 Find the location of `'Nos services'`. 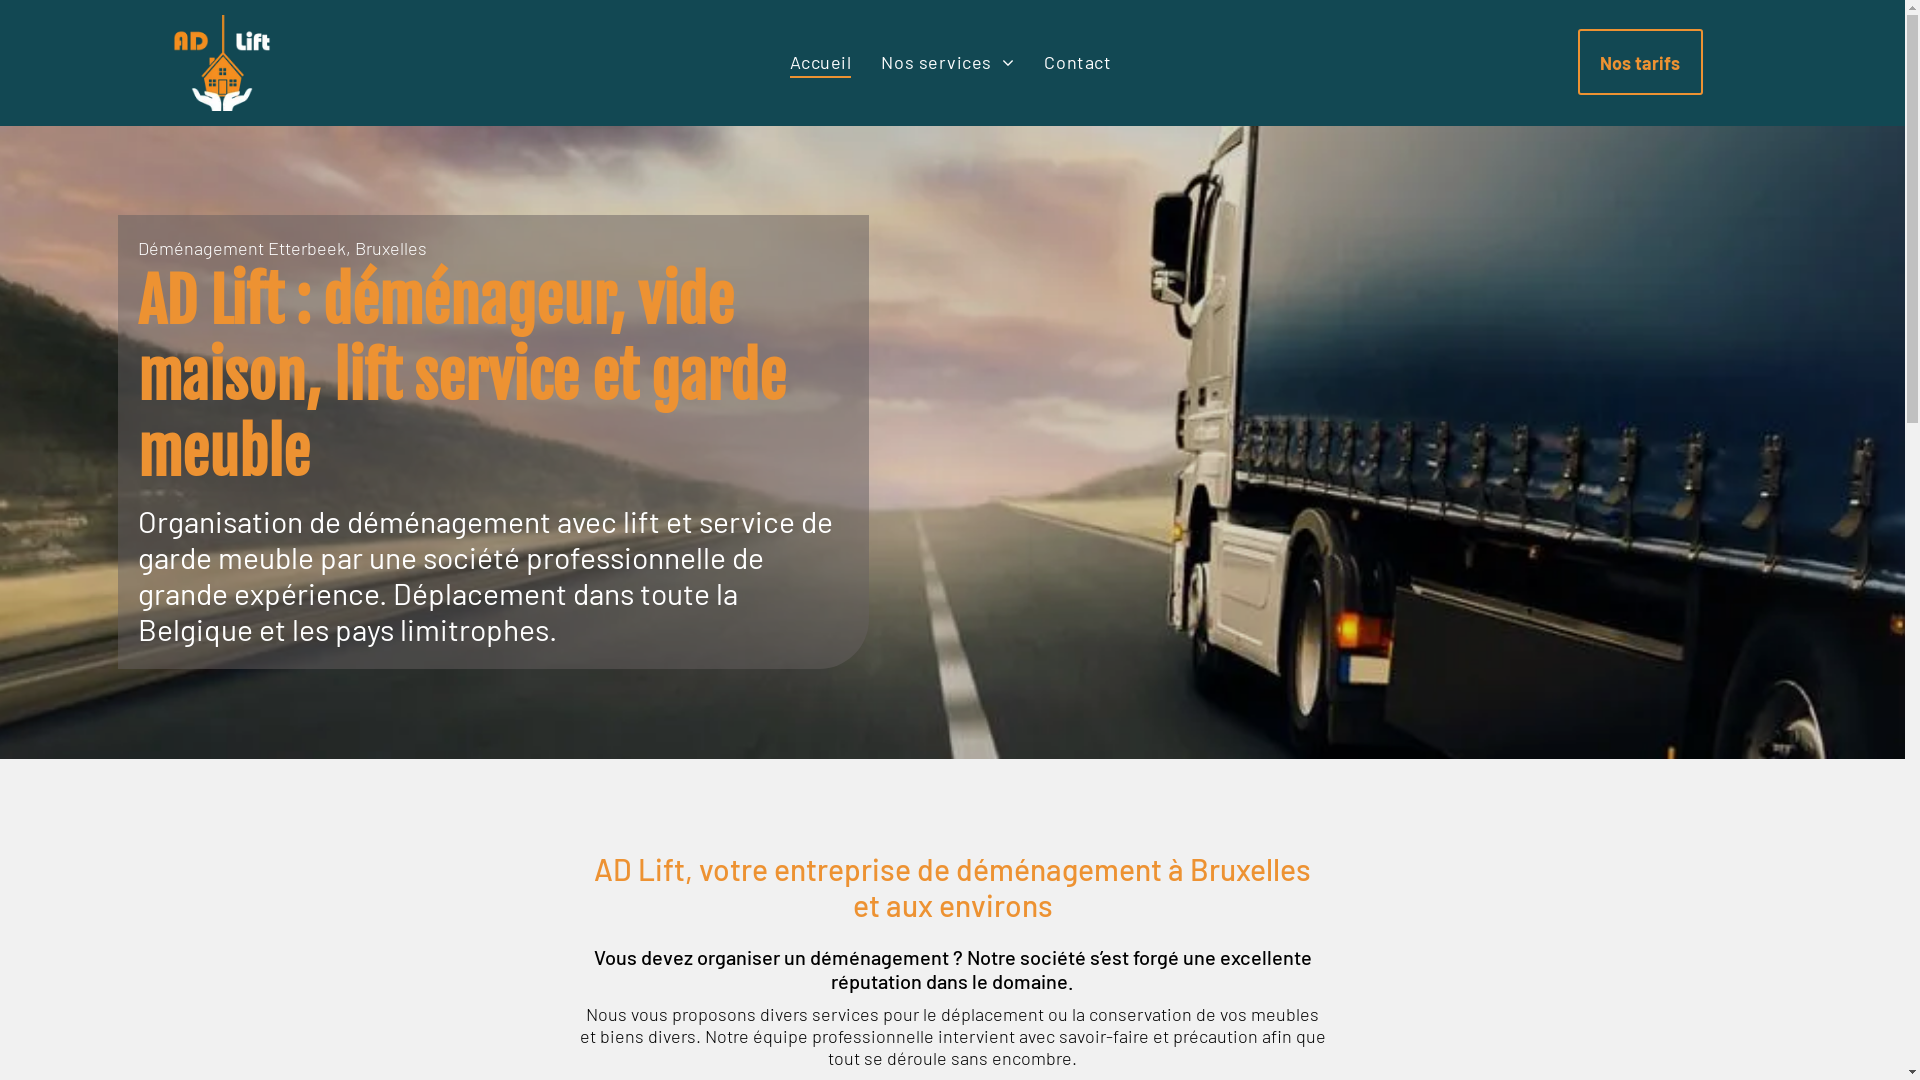

'Nos services' is located at coordinates (865, 60).